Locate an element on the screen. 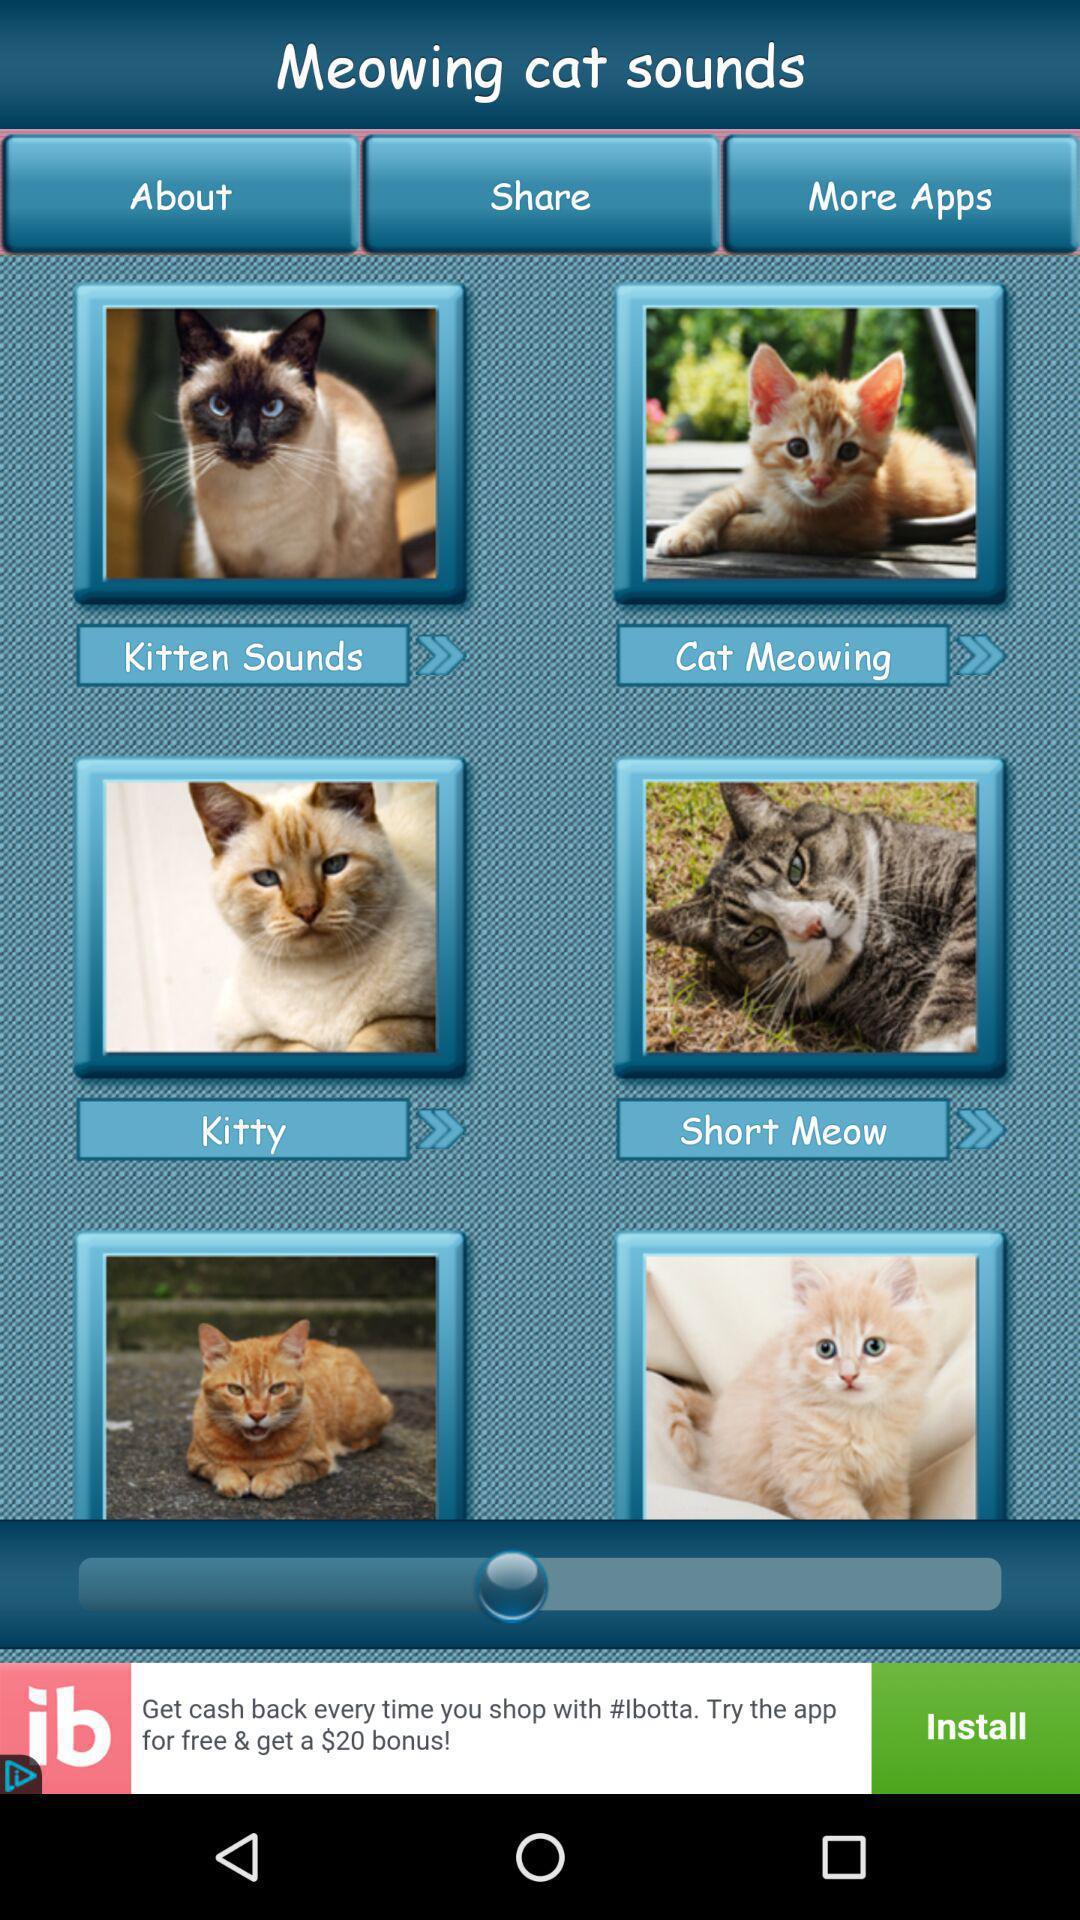  show sounds for this category is located at coordinates (270, 1367).